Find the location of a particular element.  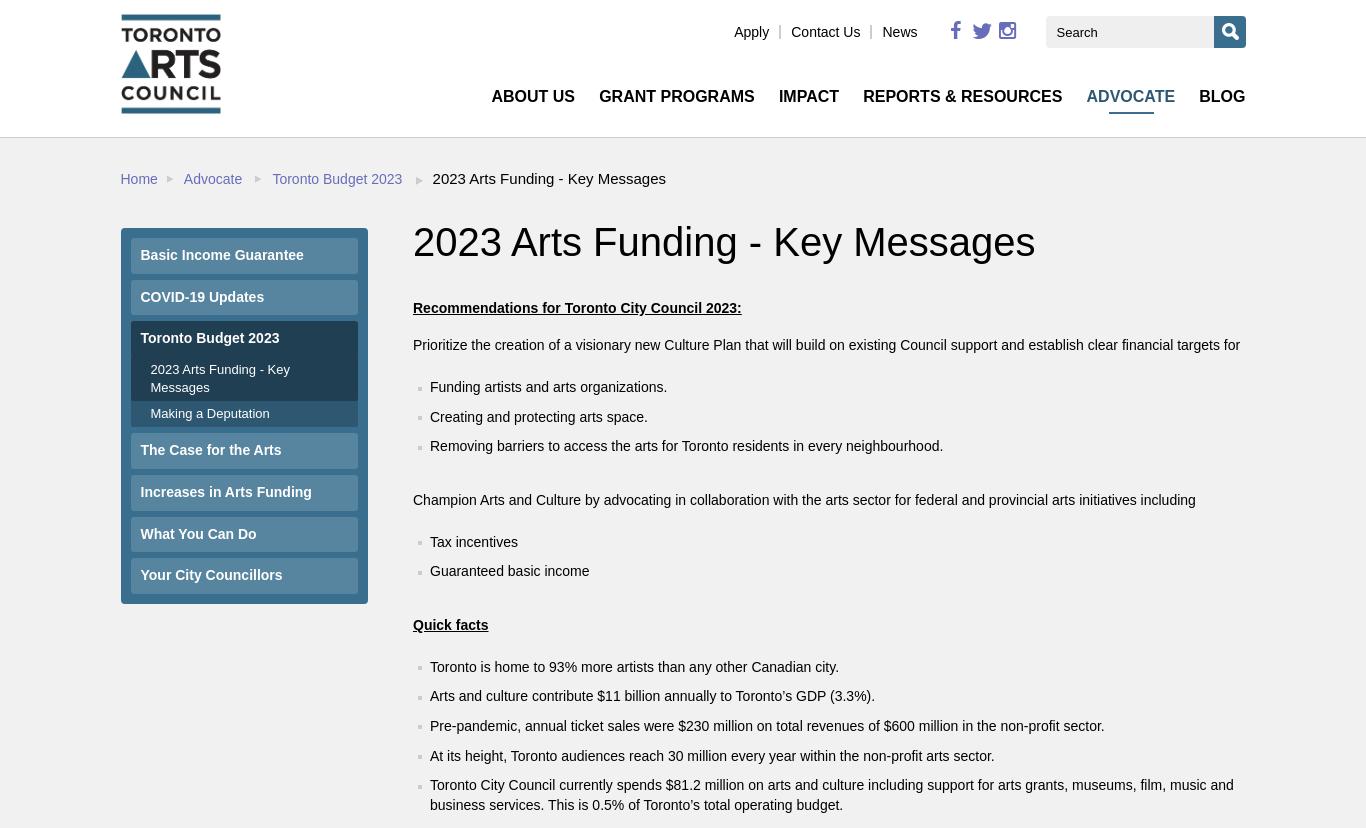

'Recommendations for Toronto City Council 2023:' is located at coordinates (575, 308).